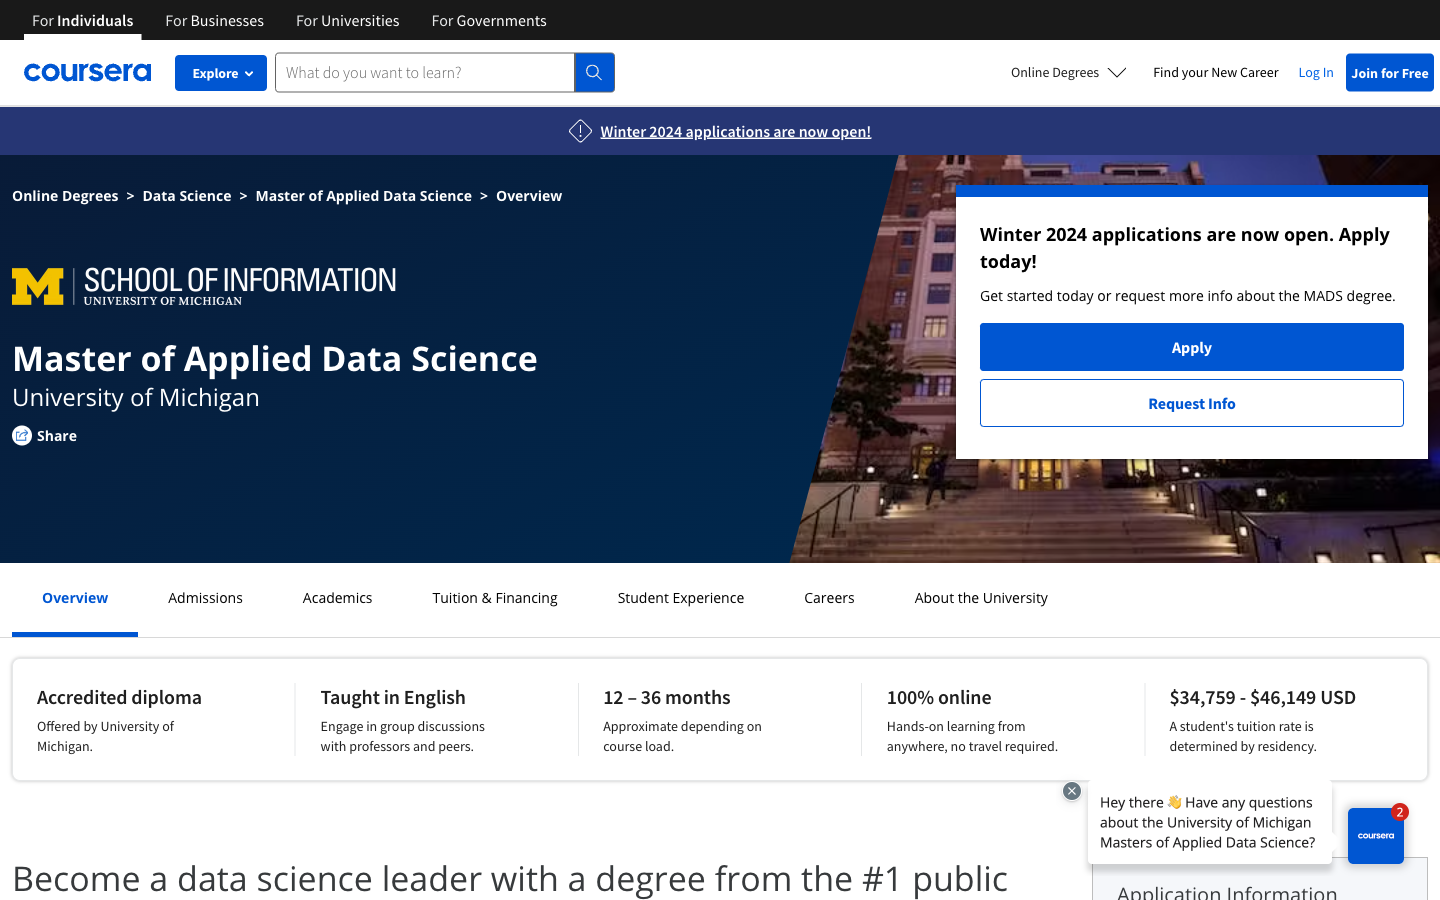 The image size is (1440, 900). Describe the element at coordinates (347, 18) in the screenshot. I see `Get all courses for universities` at that location.